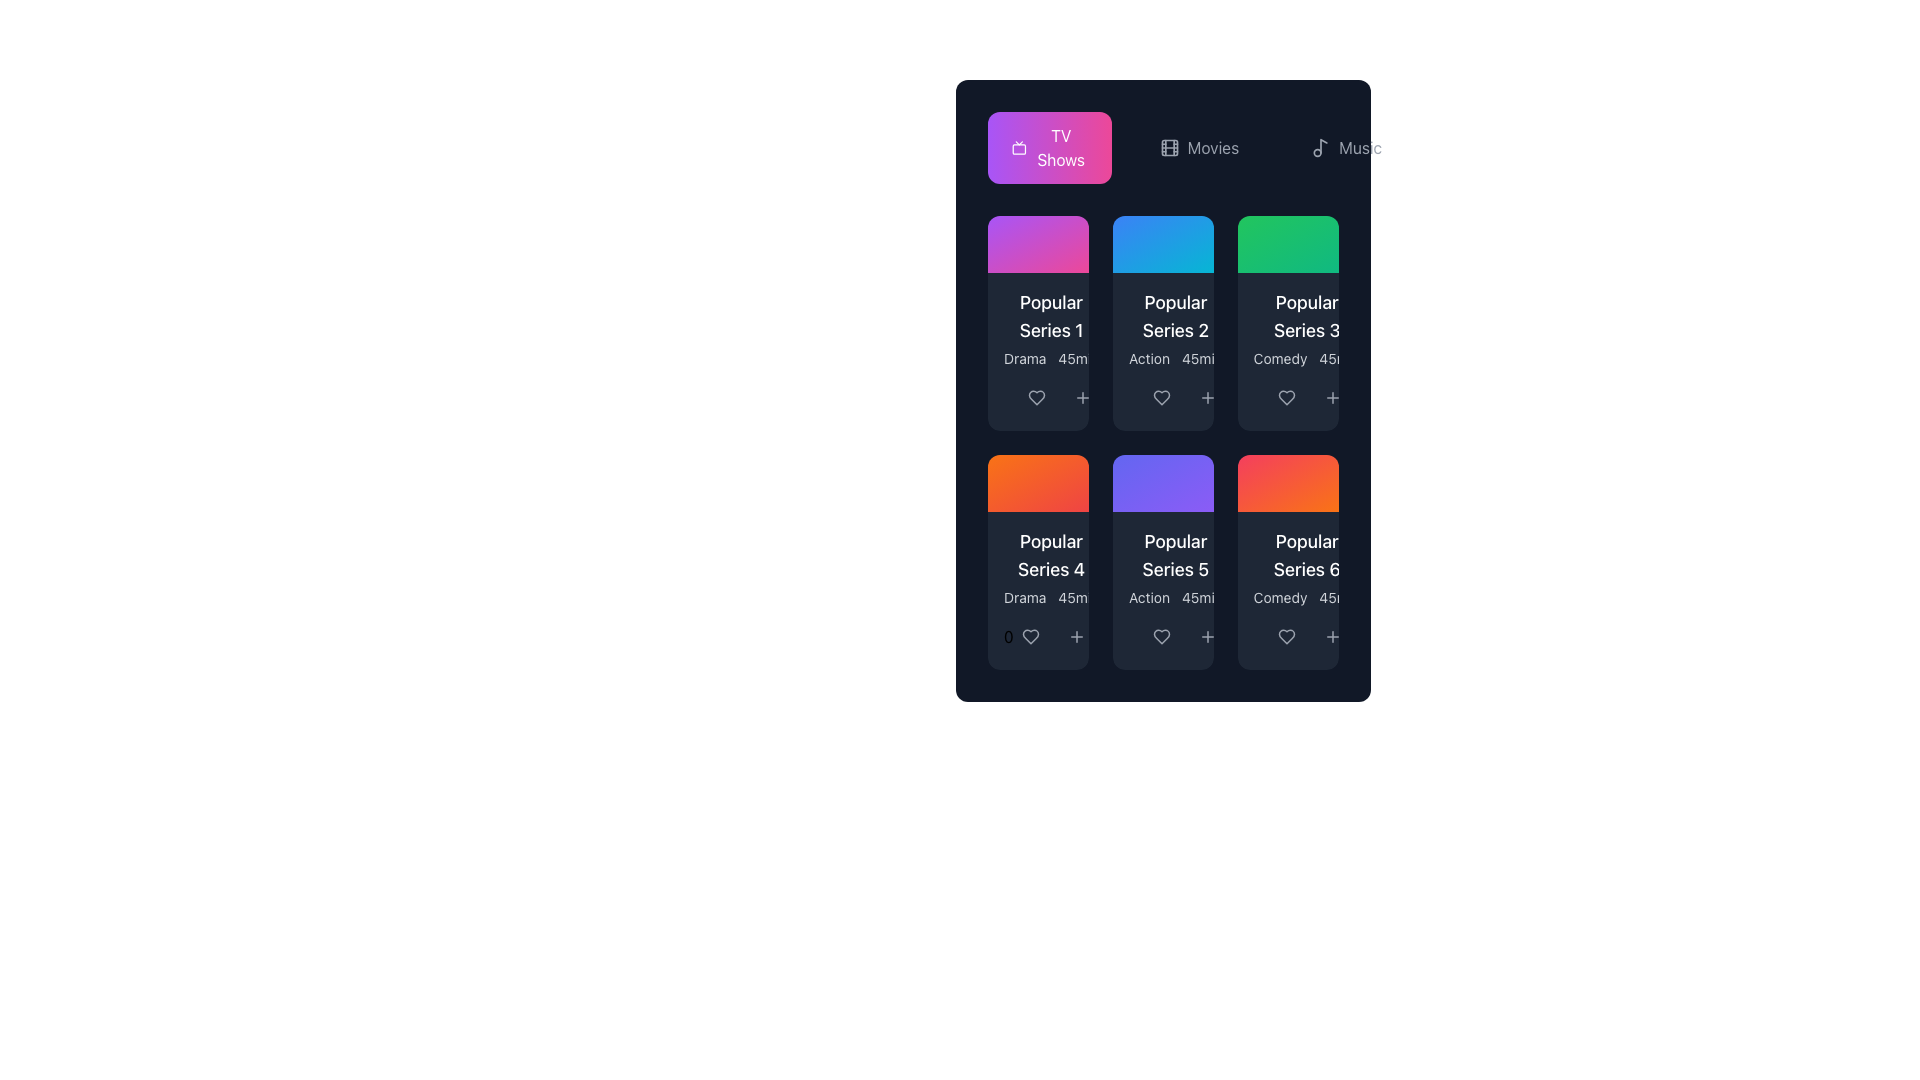  I want to click on the outlined heart icon button located within the card titled 'Popular Series 2', so click(1163, 397).